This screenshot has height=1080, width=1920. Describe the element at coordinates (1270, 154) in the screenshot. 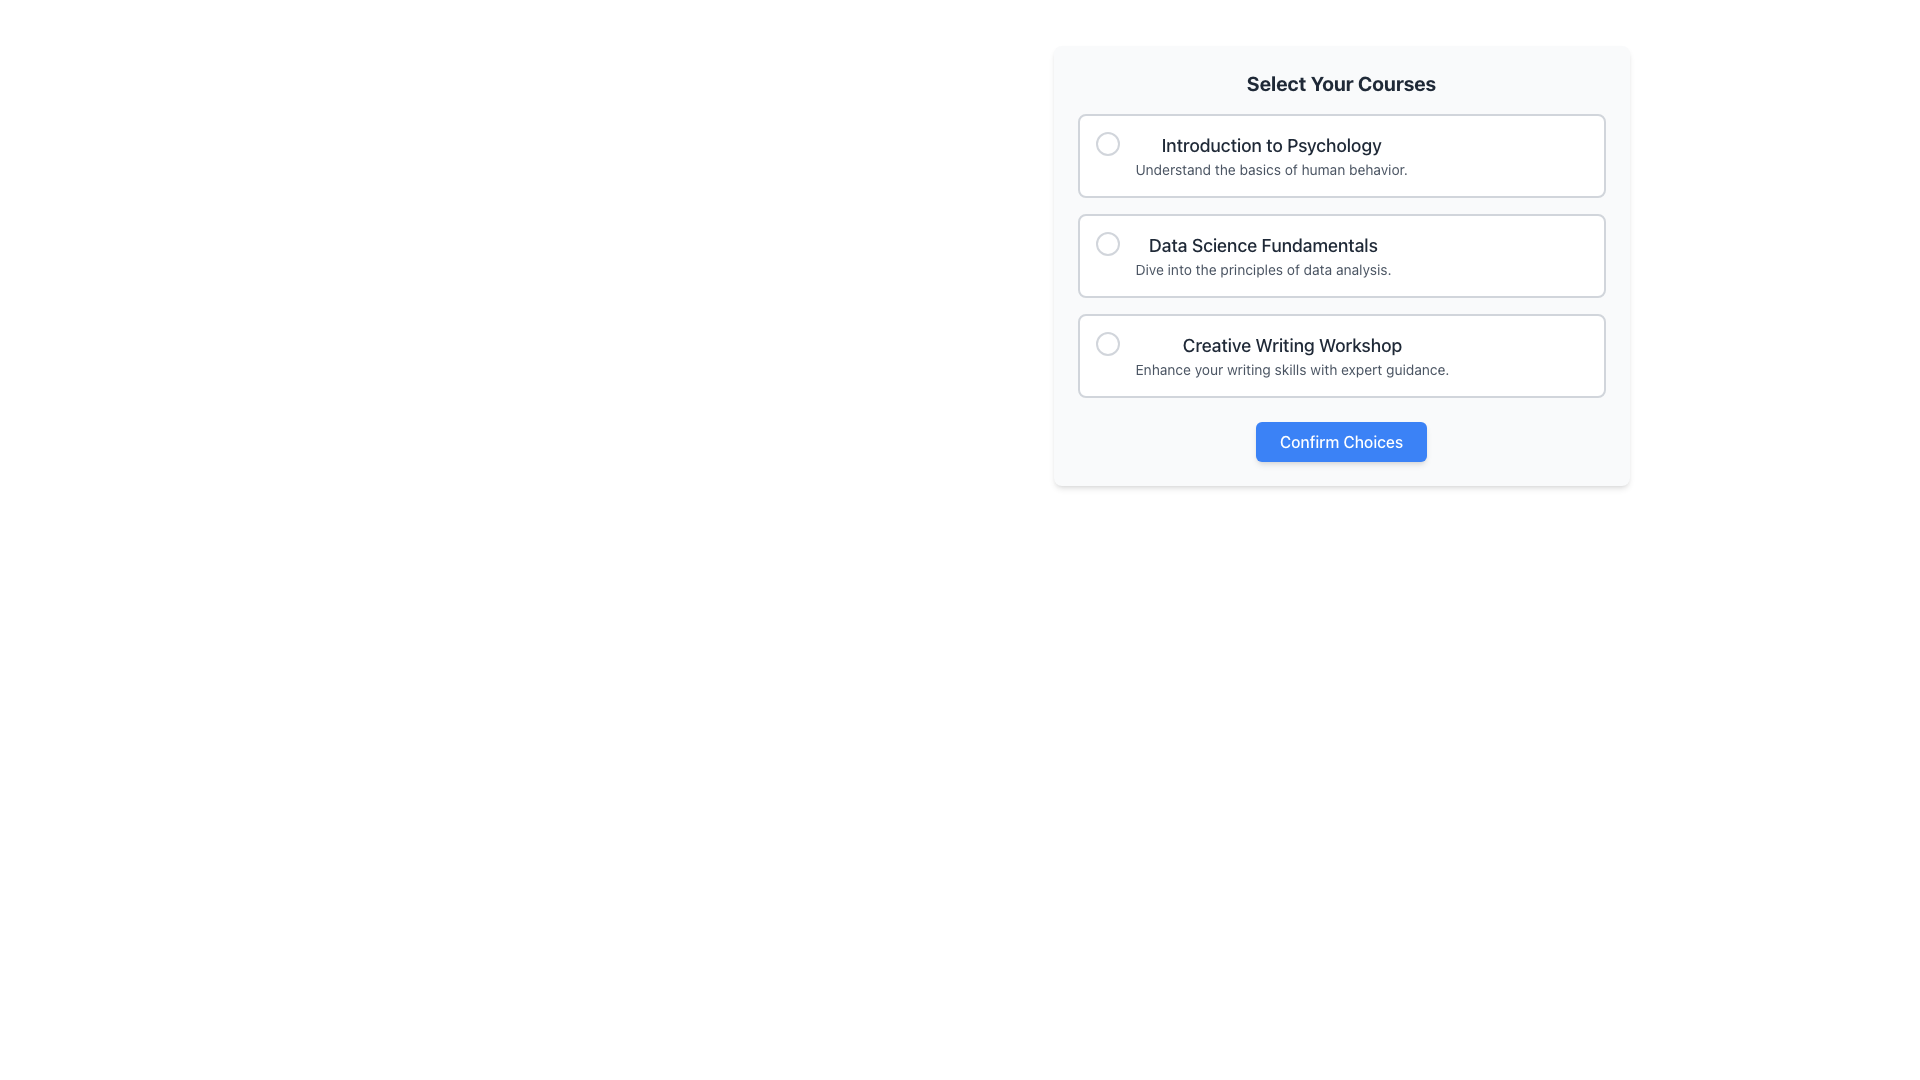

I see `text block labeled 'Introduction to Psychology' which is the first option in the 'Select Your Courses' interface, situated beneath a circular selection button` at that location.